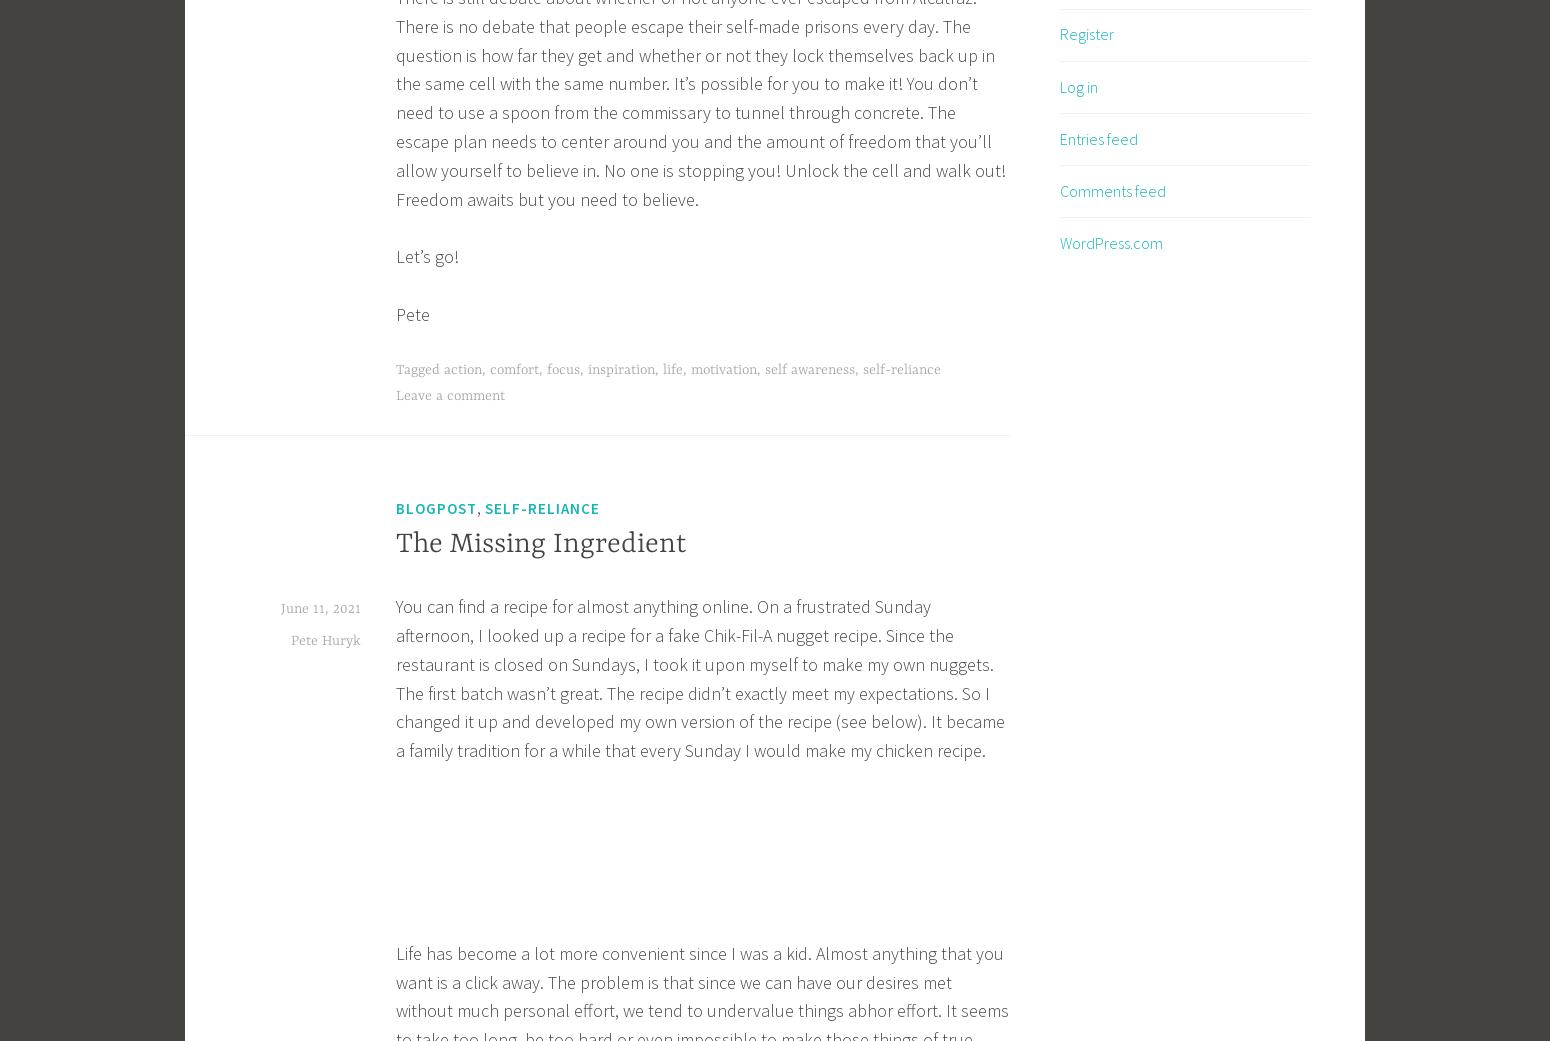 The width and height of the screenshot is (1550, 1041). I want to click on 'action', so click(444, 369).